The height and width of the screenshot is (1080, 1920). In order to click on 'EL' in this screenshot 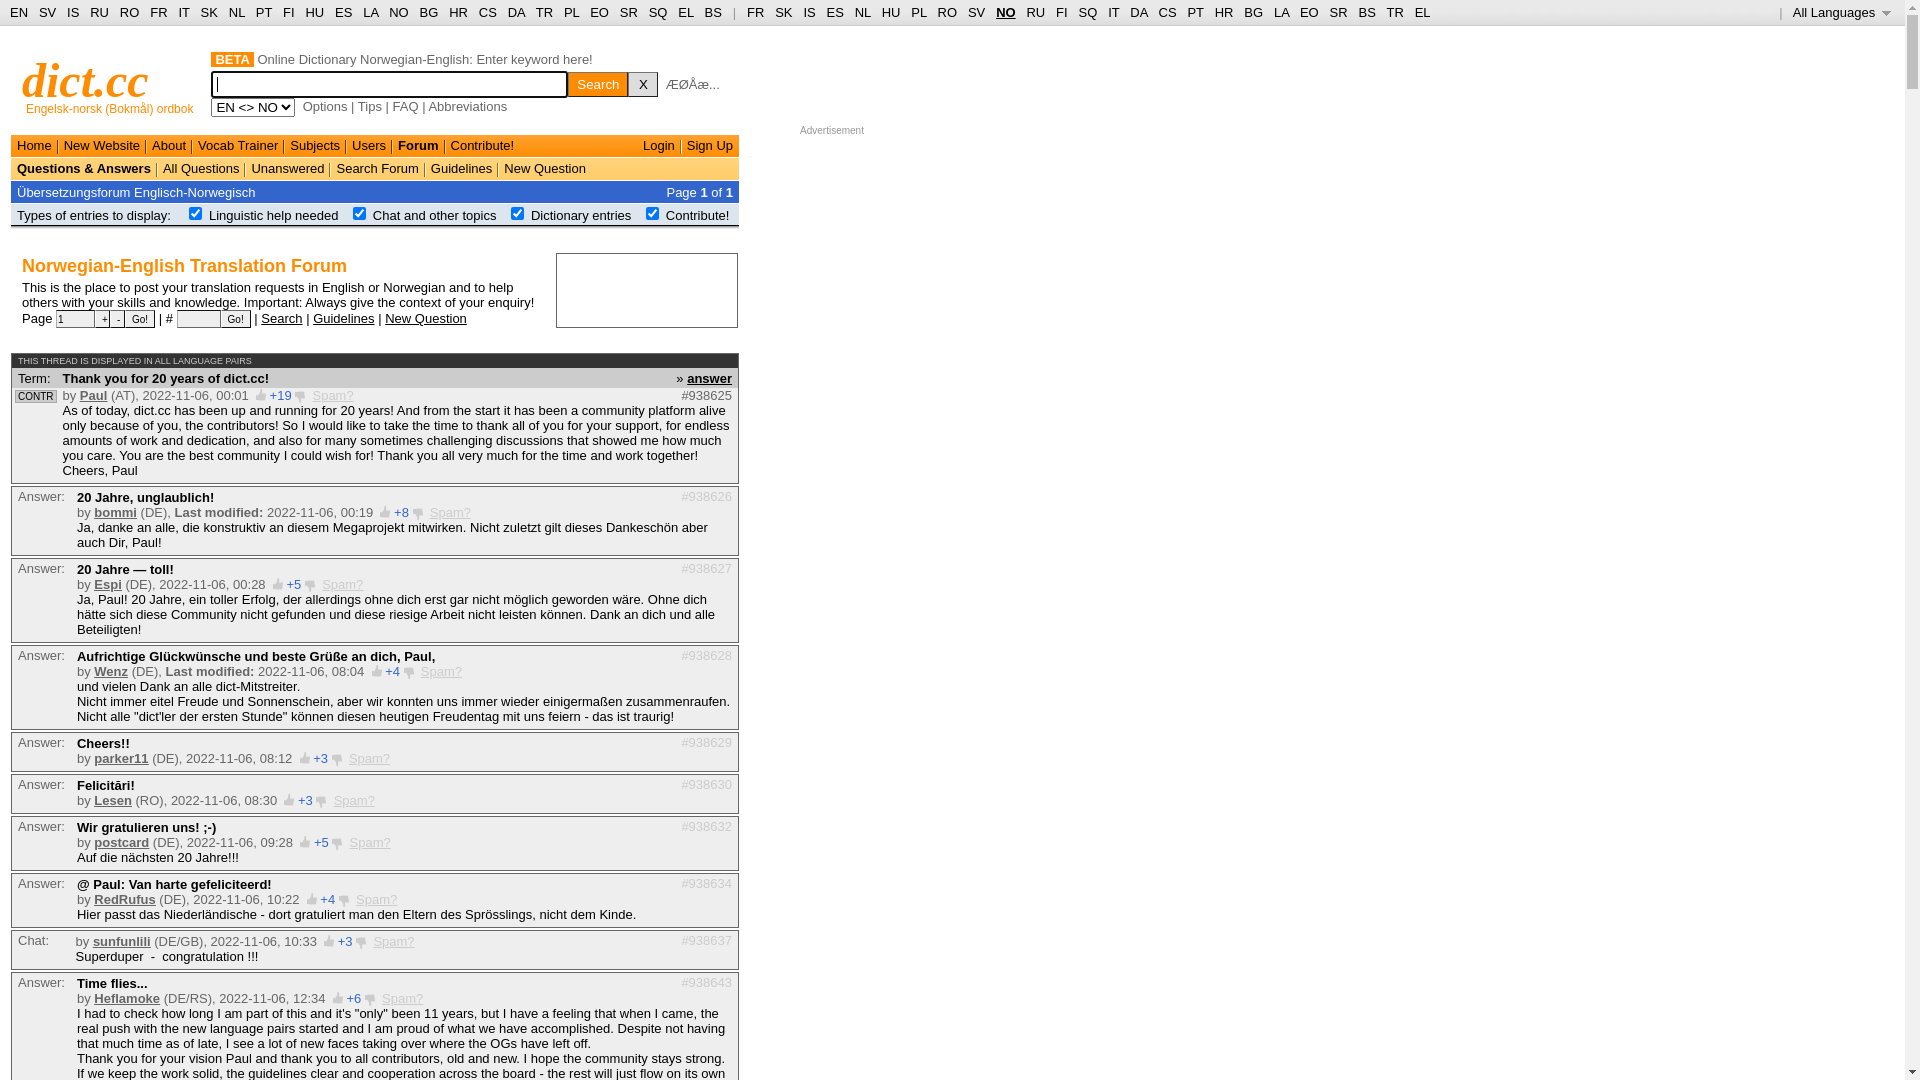, I will do `click(685, 12)`.